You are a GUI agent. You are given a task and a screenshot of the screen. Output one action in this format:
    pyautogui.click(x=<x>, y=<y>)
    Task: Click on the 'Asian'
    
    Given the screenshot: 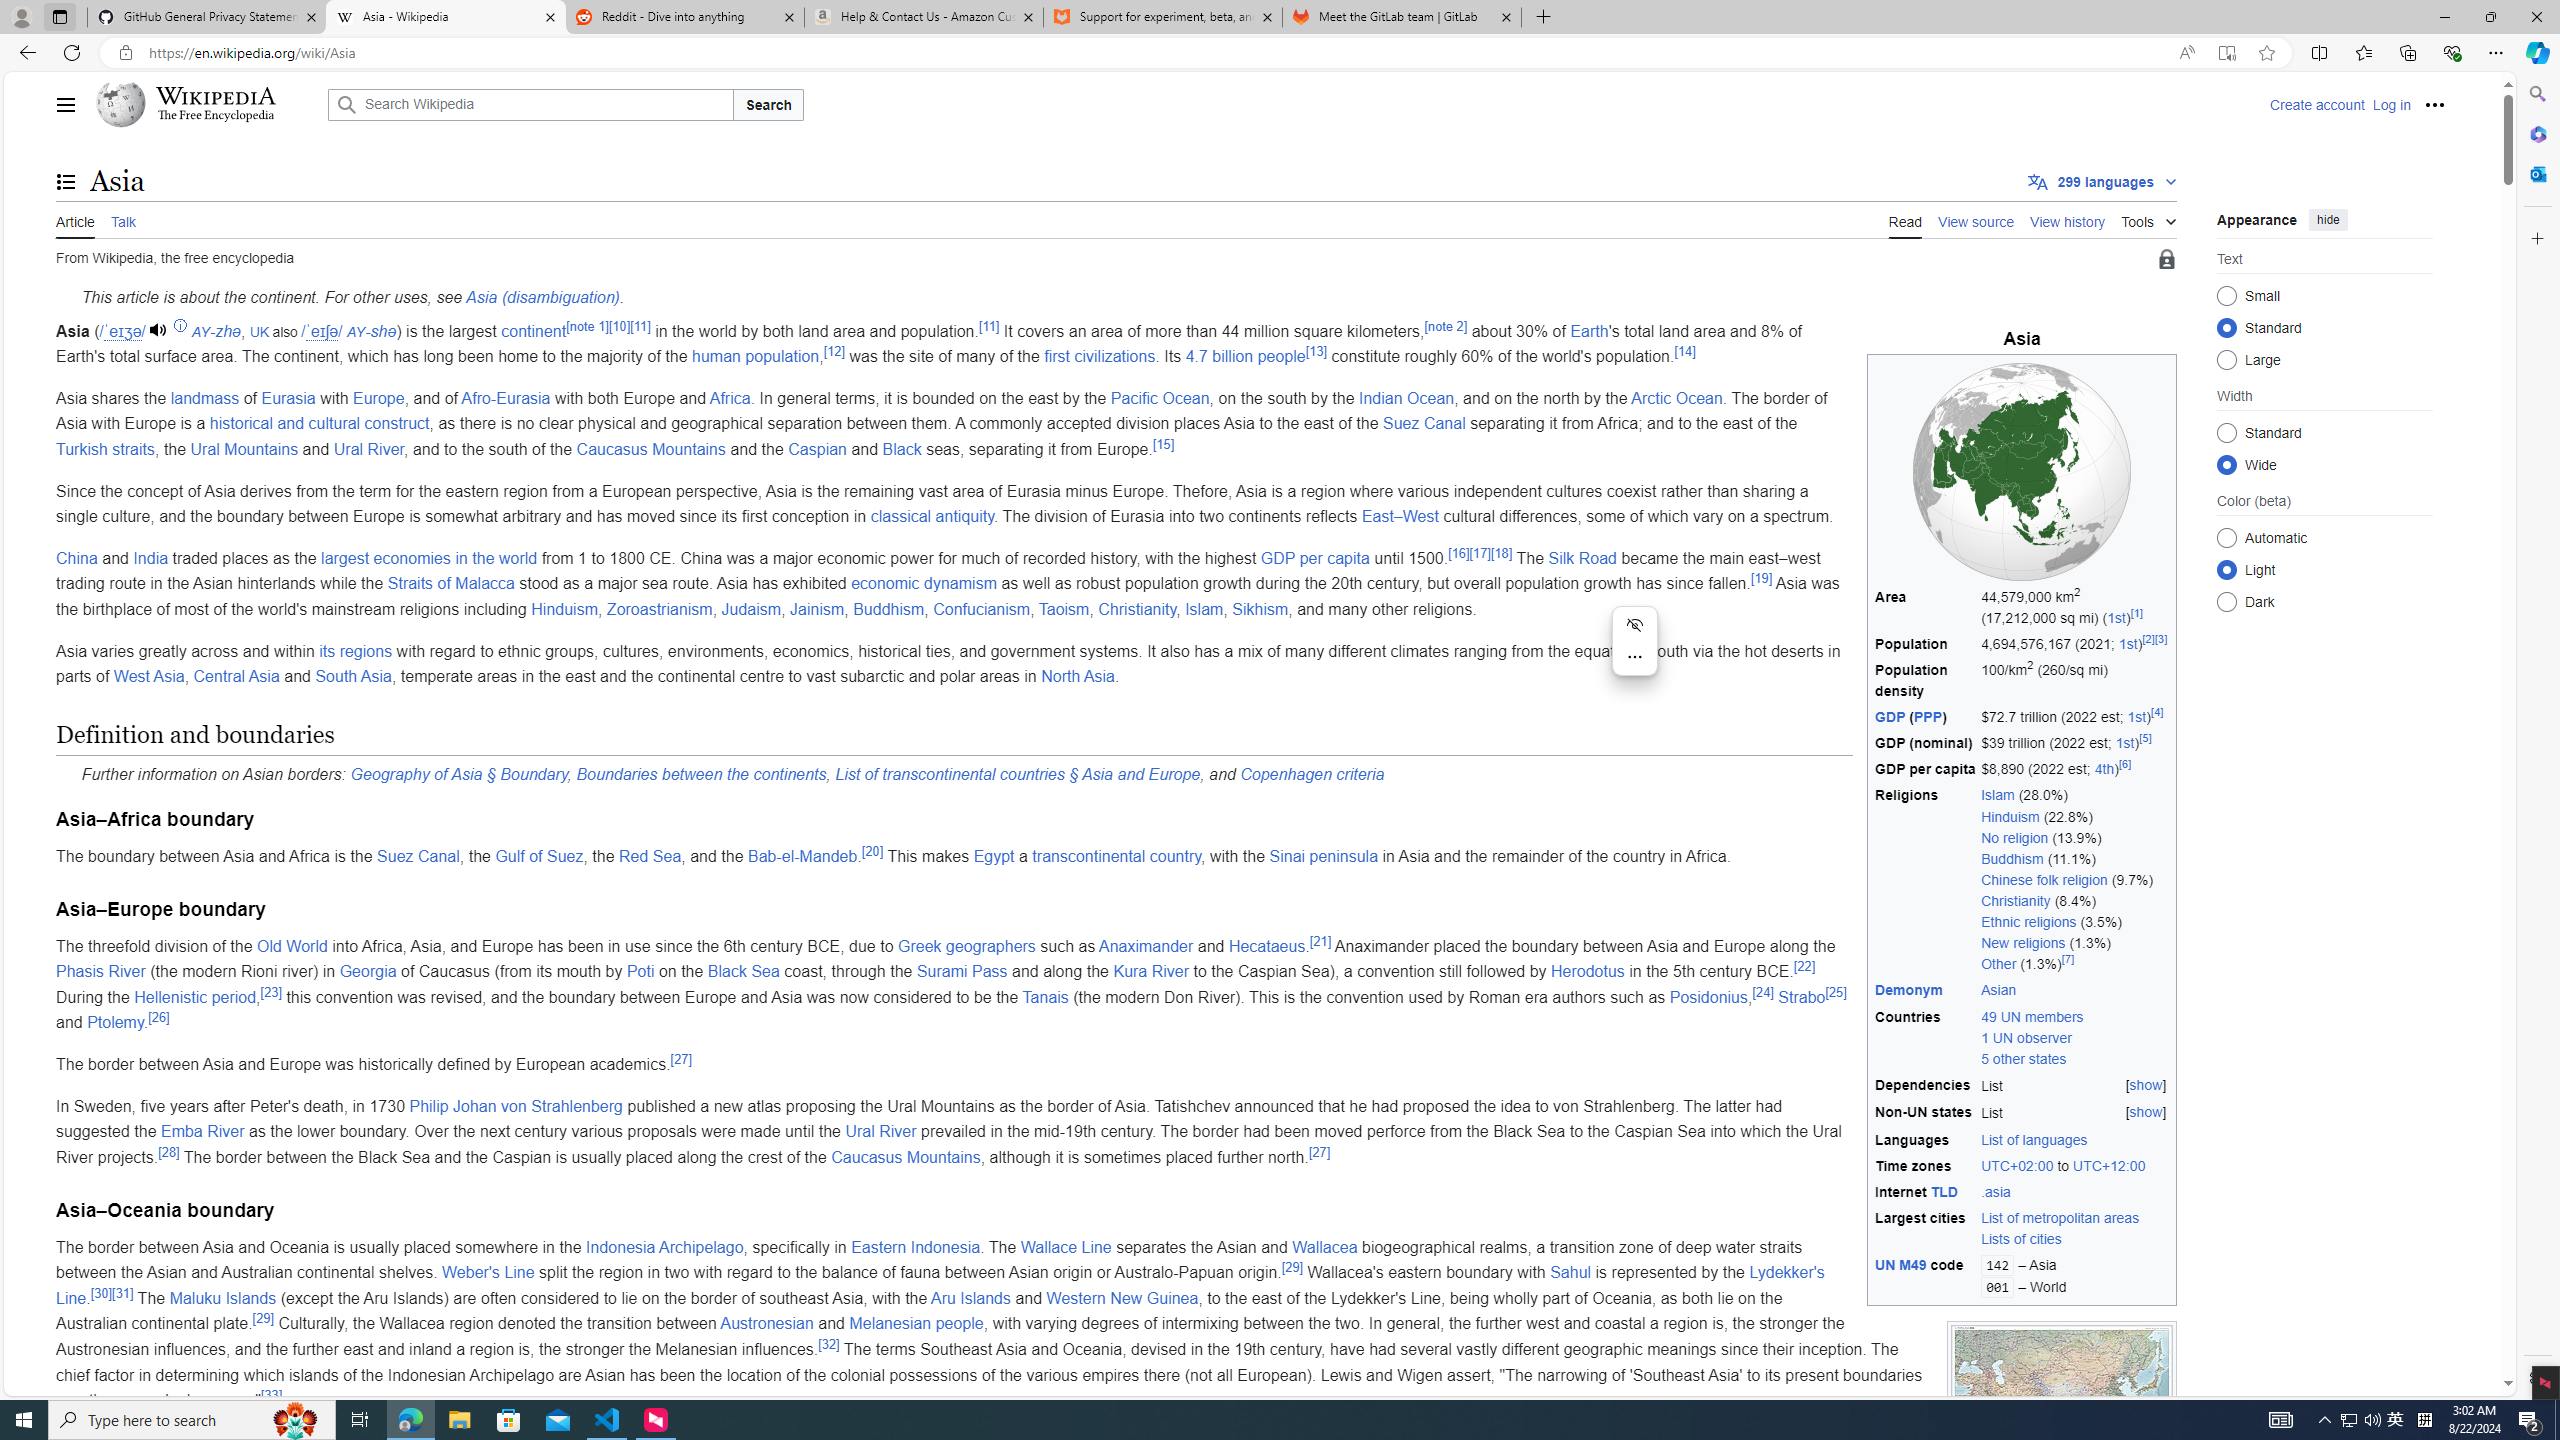 What is the action you would take?
    pyautogui.click(x=1998, y=989)
    